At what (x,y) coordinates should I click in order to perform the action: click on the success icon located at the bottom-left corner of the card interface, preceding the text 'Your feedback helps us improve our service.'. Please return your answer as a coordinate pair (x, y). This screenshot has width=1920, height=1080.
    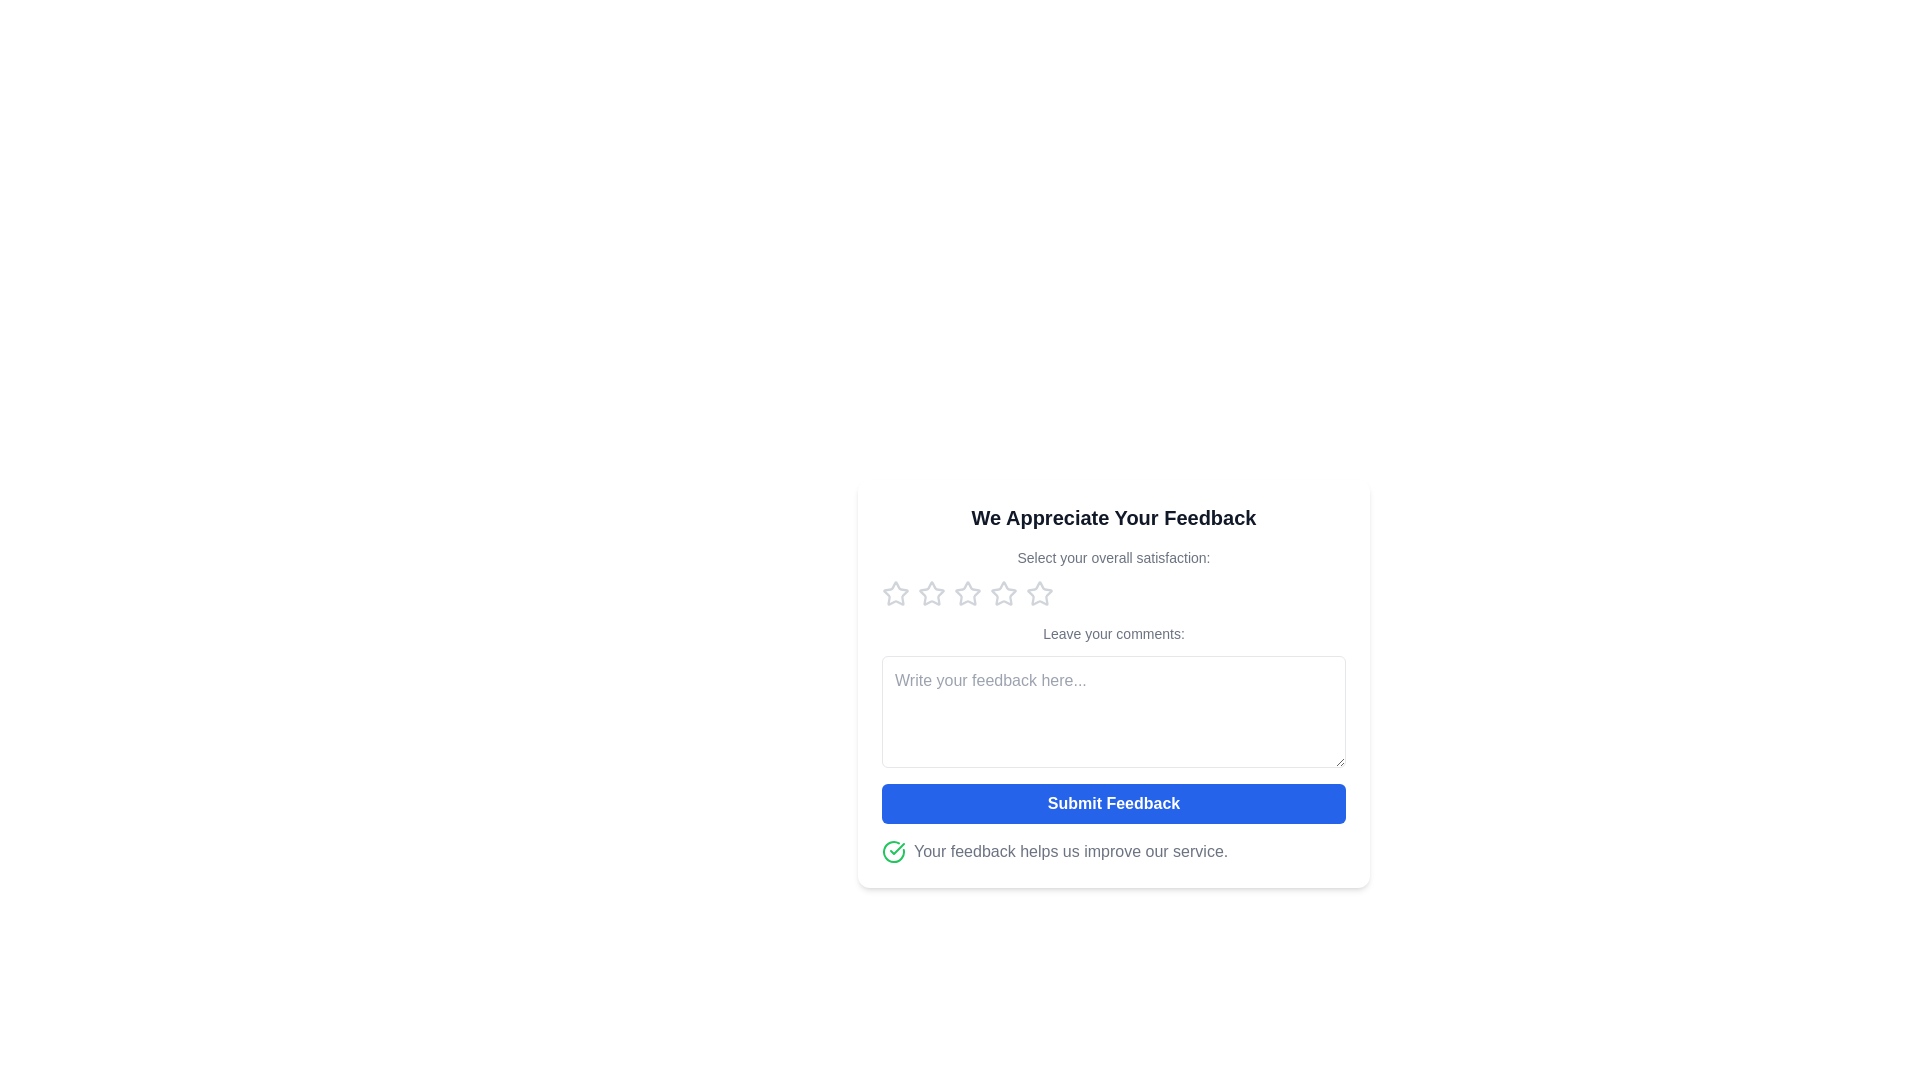
    Looking at the image, I should click on (892, 852).